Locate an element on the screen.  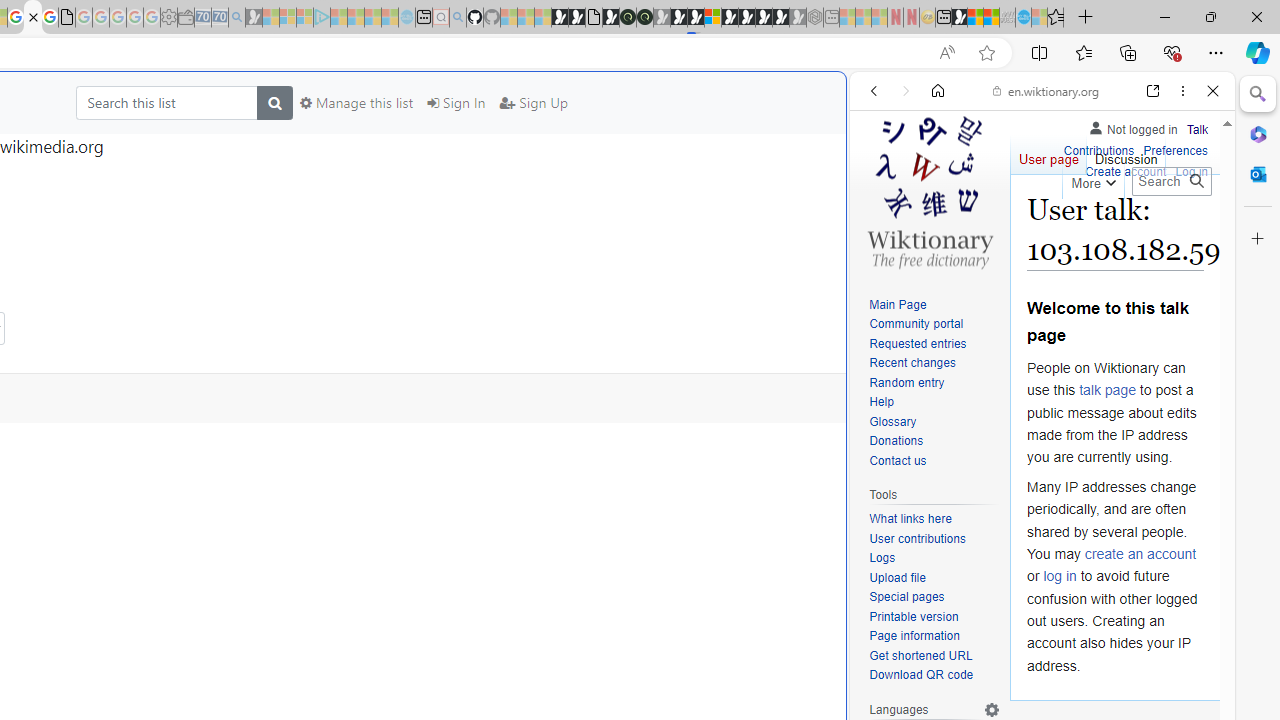
'User page' is located at coordinates (1047, 154).